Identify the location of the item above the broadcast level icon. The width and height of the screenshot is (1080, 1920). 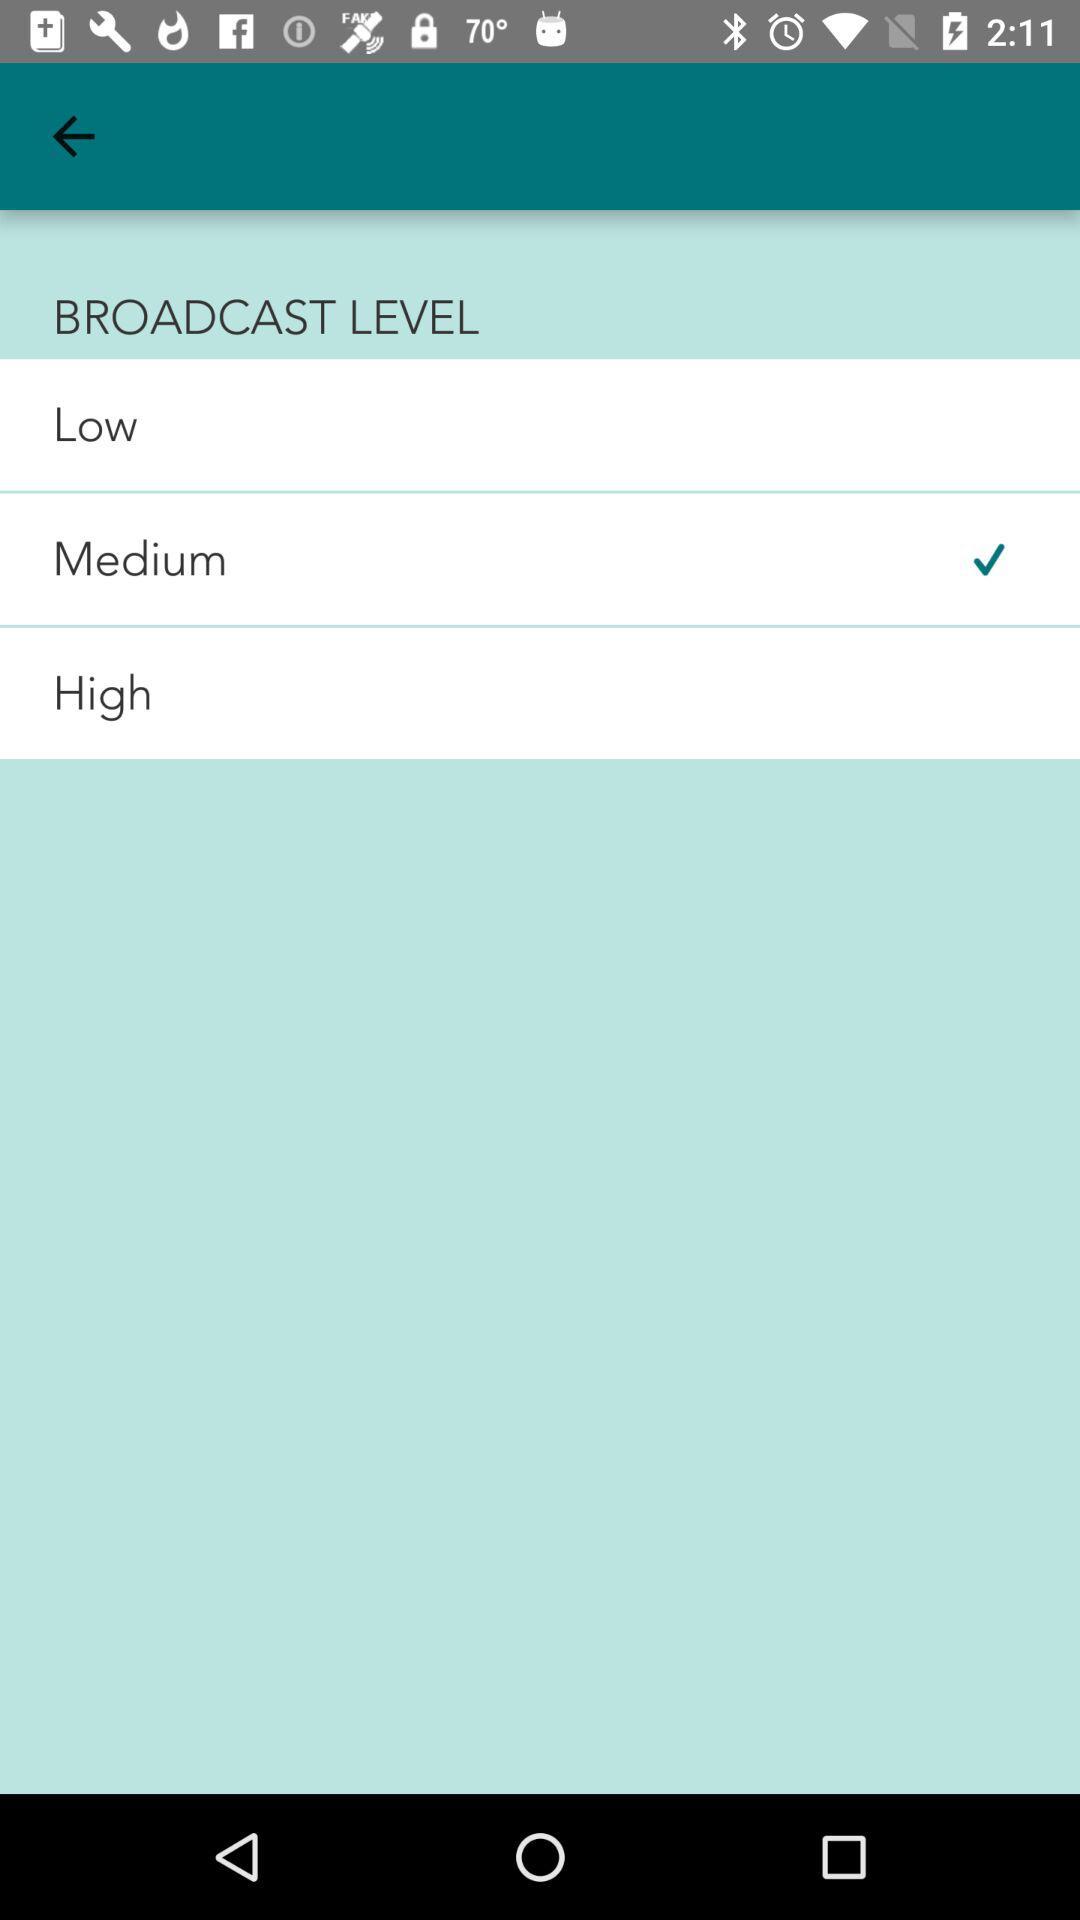
(72, 135).